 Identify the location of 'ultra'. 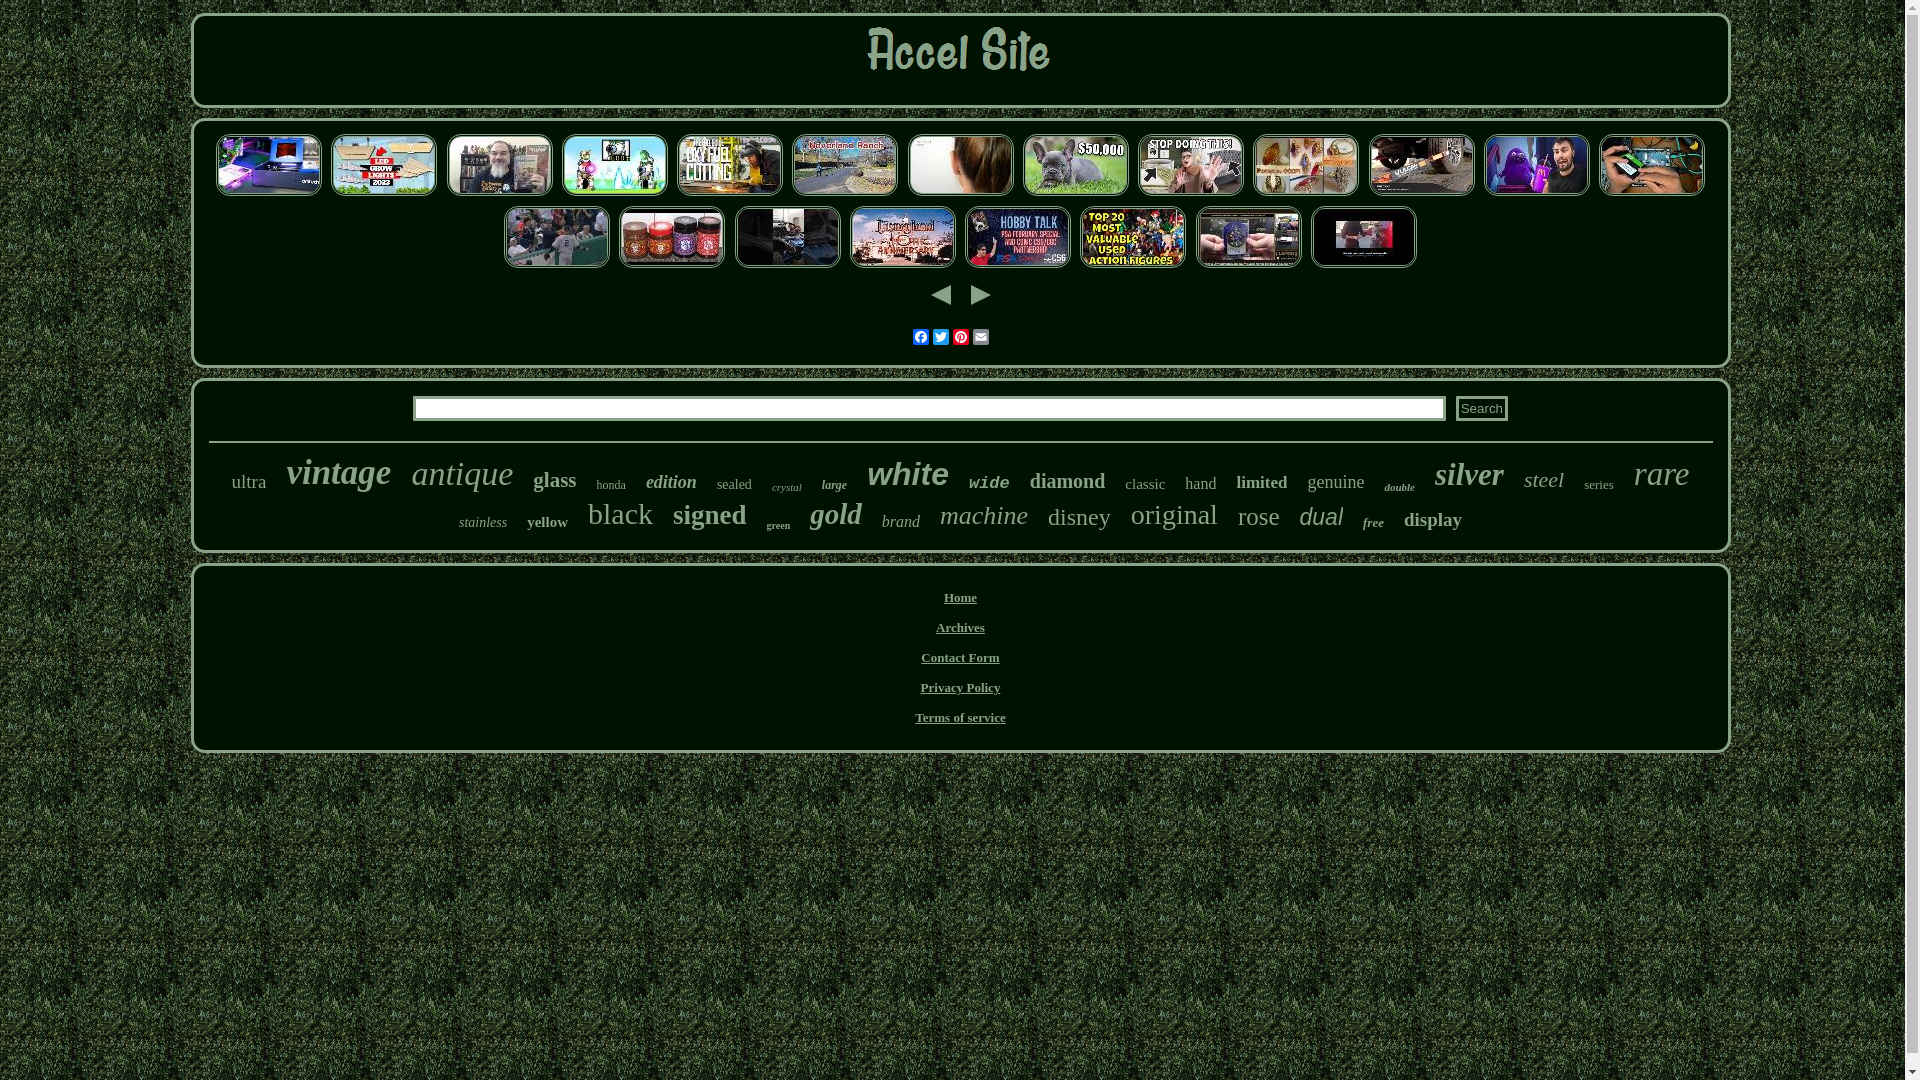
(248, 482).